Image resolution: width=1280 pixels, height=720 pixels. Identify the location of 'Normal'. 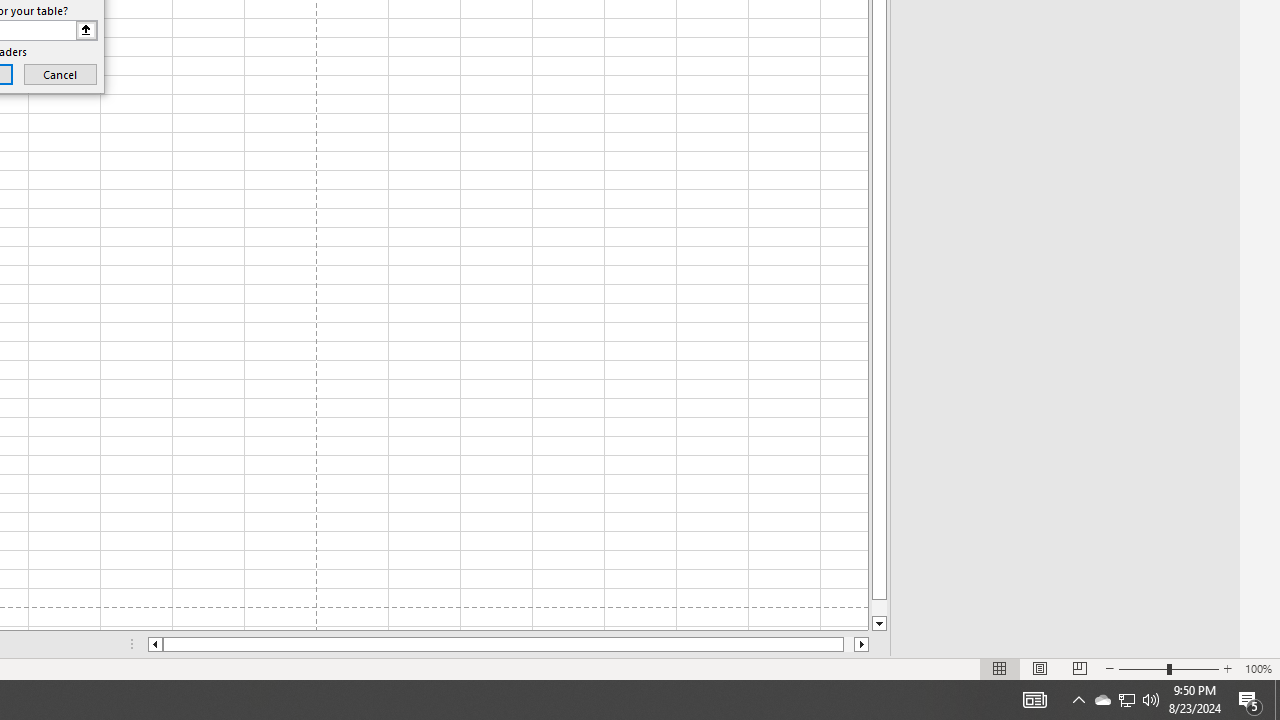
(1000, 669).